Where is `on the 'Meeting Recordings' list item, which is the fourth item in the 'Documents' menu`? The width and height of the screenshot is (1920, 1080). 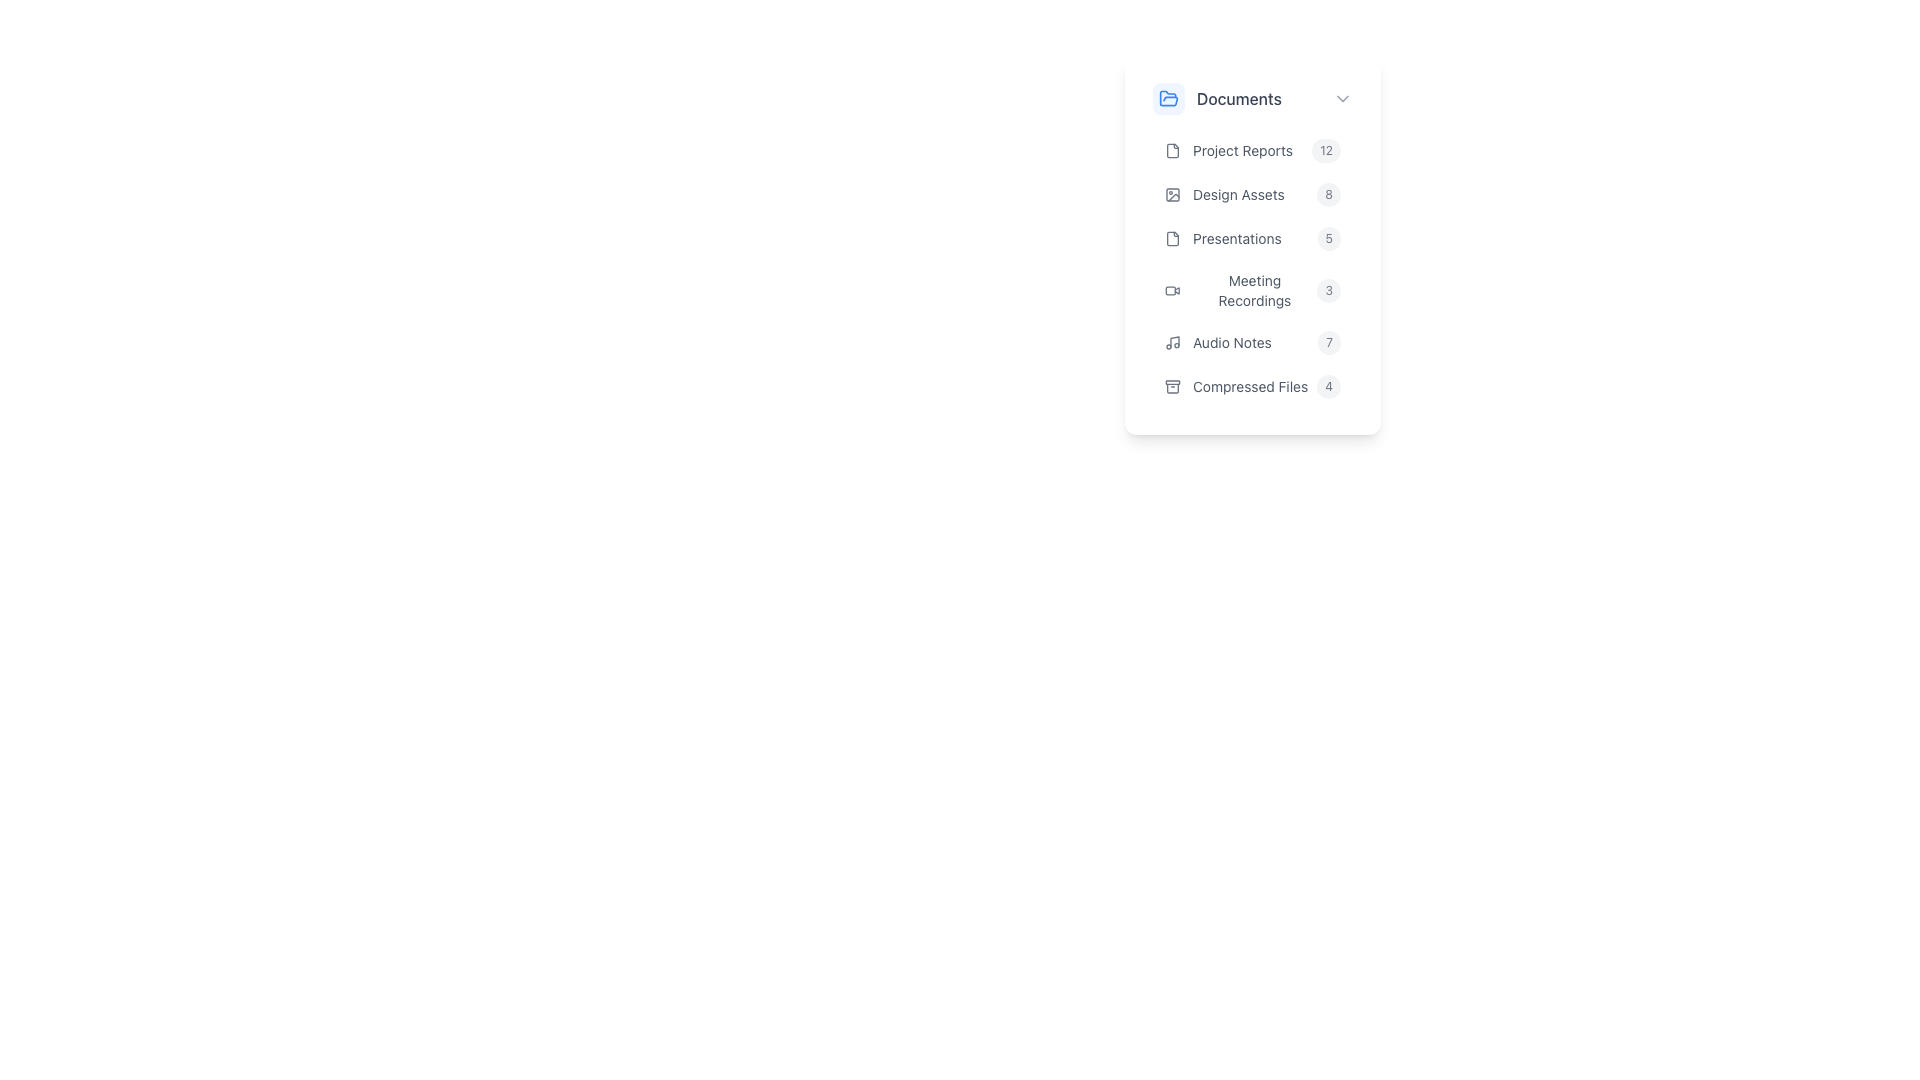 on the 'Meeting Recordings' list item, which is the fourth item in the 'Documents' menu is located at coordinates (1251, 268).